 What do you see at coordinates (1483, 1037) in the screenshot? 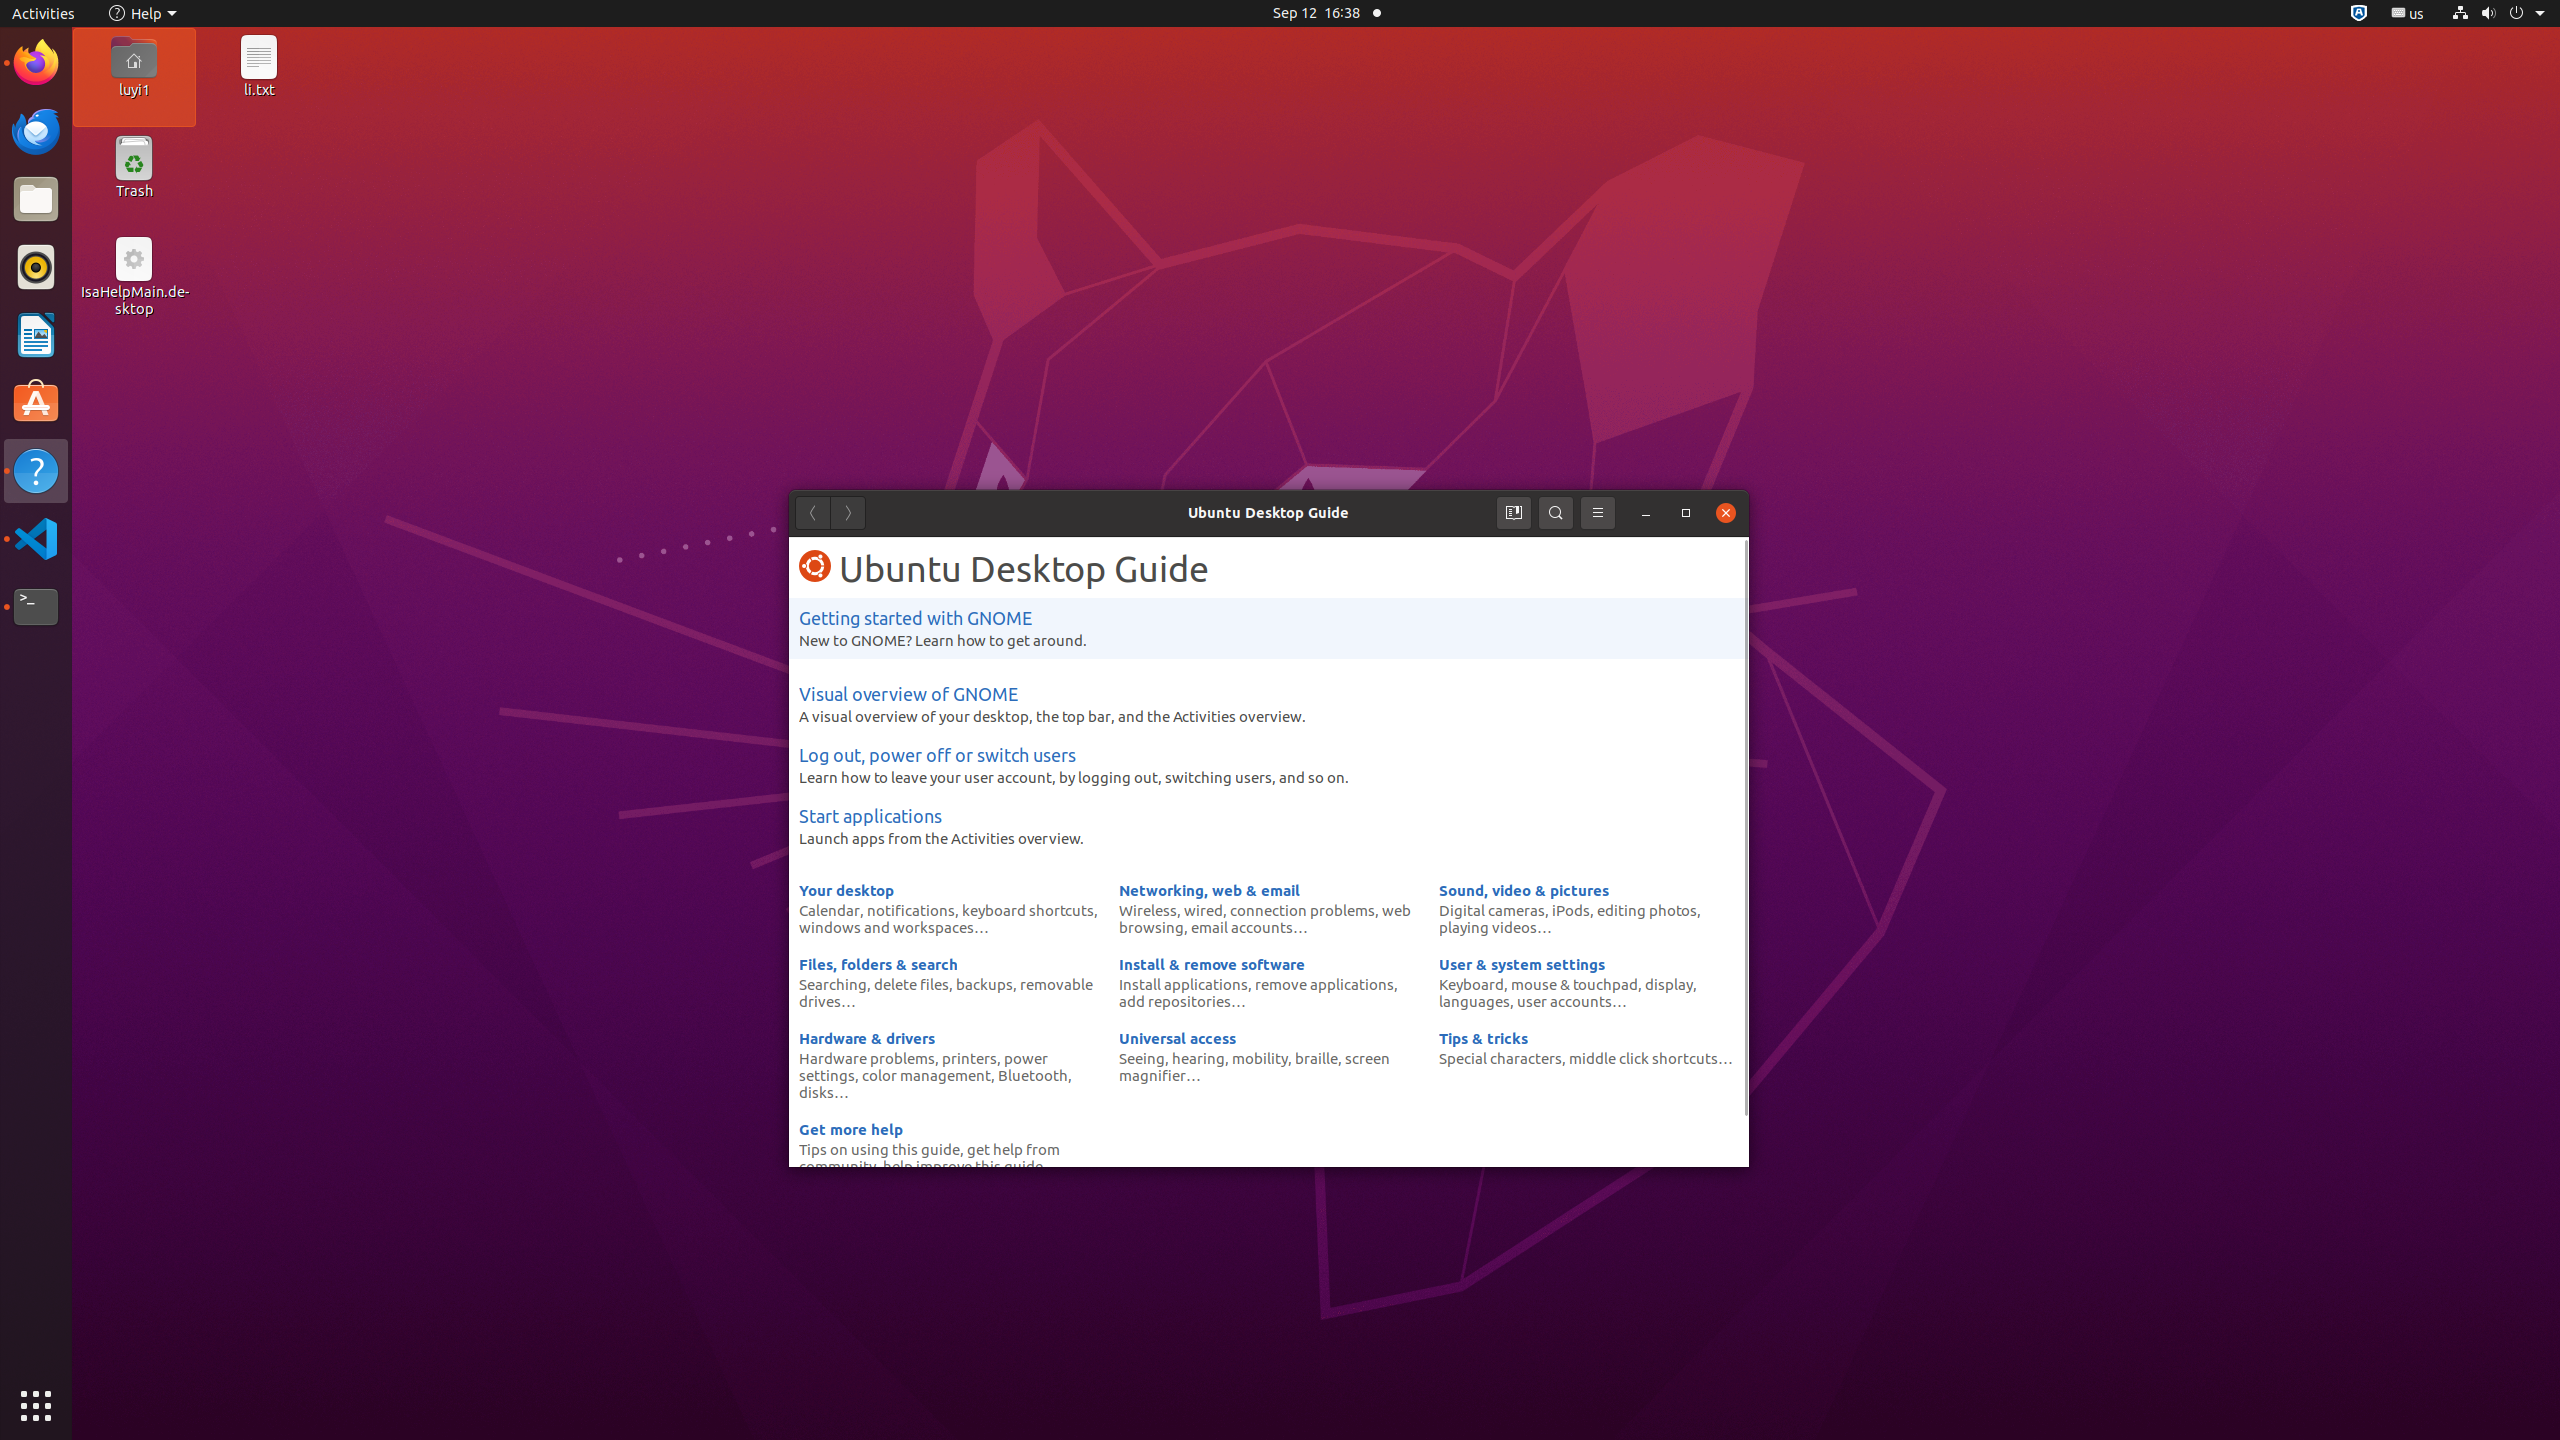
I see `'Tips & tricks'` at bounding box center [1483, 1037].